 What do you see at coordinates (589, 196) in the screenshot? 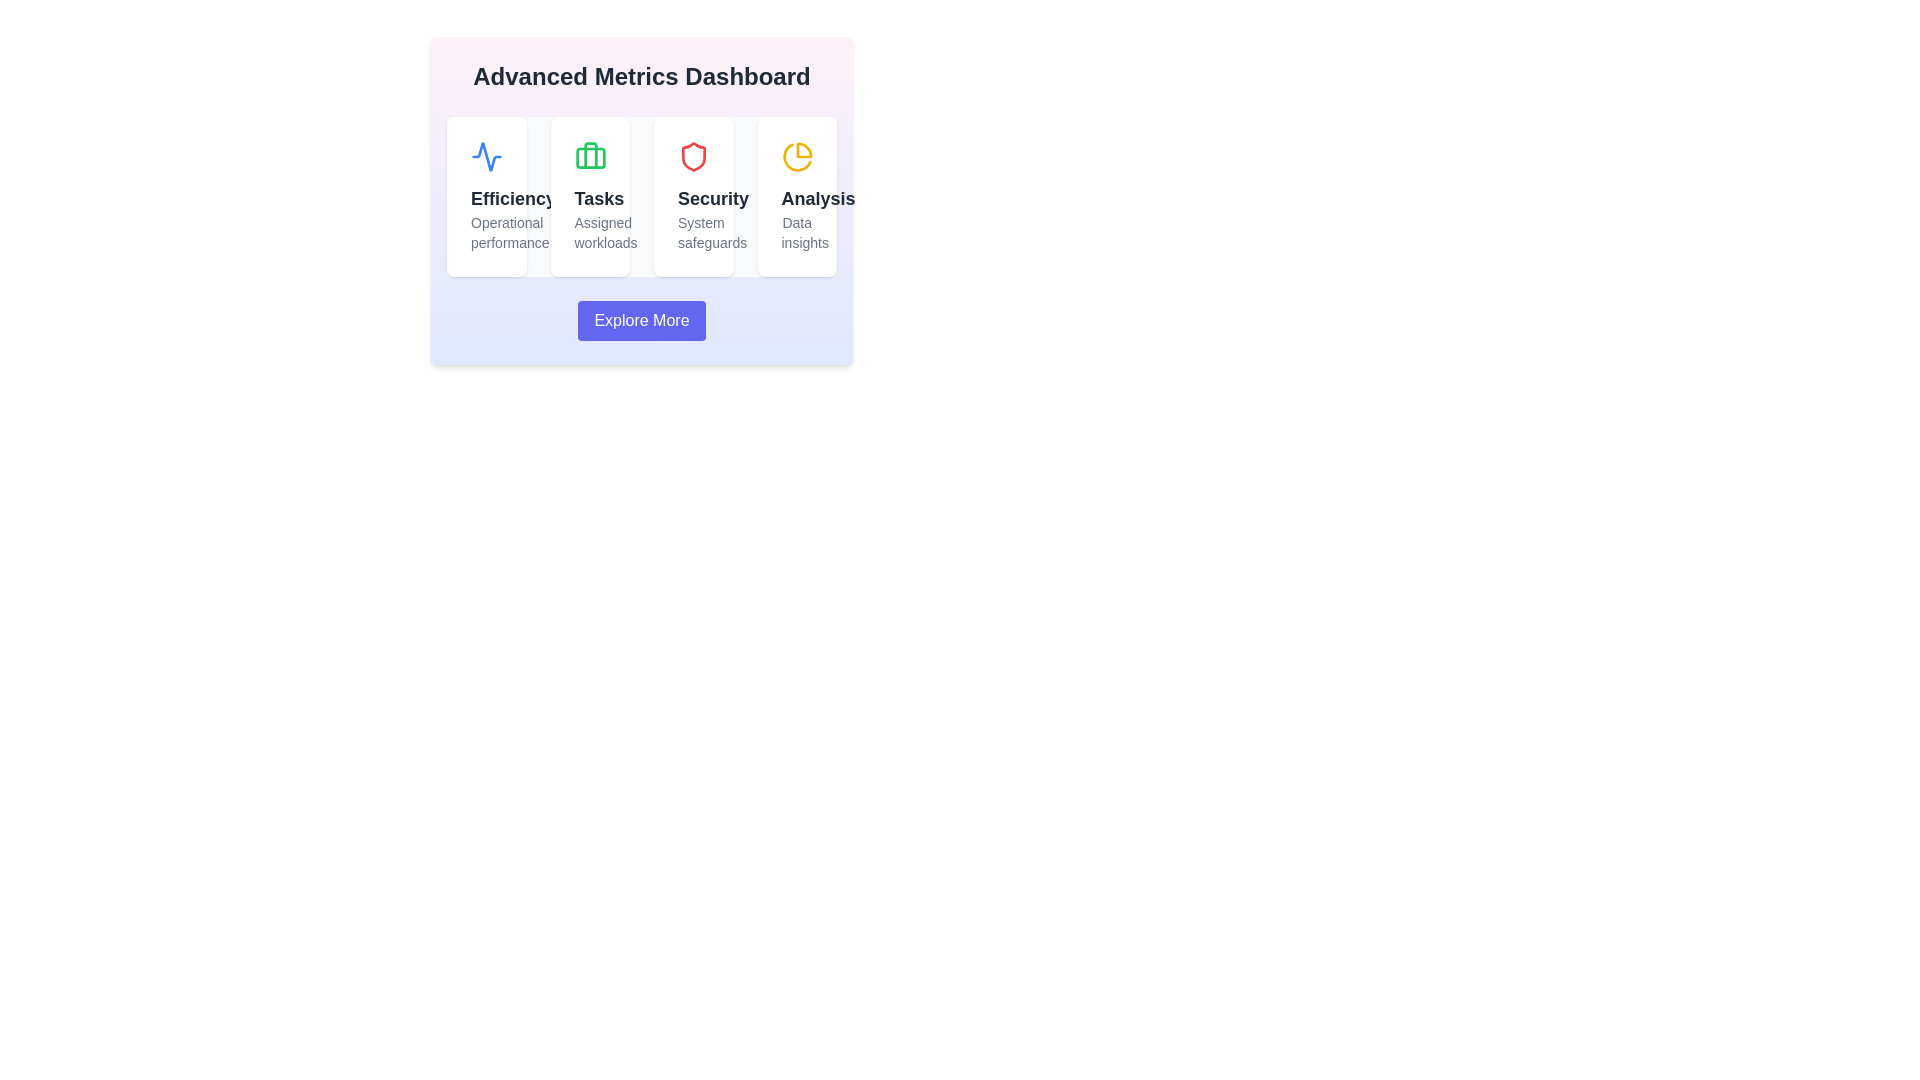
I see `the second card in the grid layout under the 'Advanced Metrics Dashboard'` at bounding box center [589, 196].